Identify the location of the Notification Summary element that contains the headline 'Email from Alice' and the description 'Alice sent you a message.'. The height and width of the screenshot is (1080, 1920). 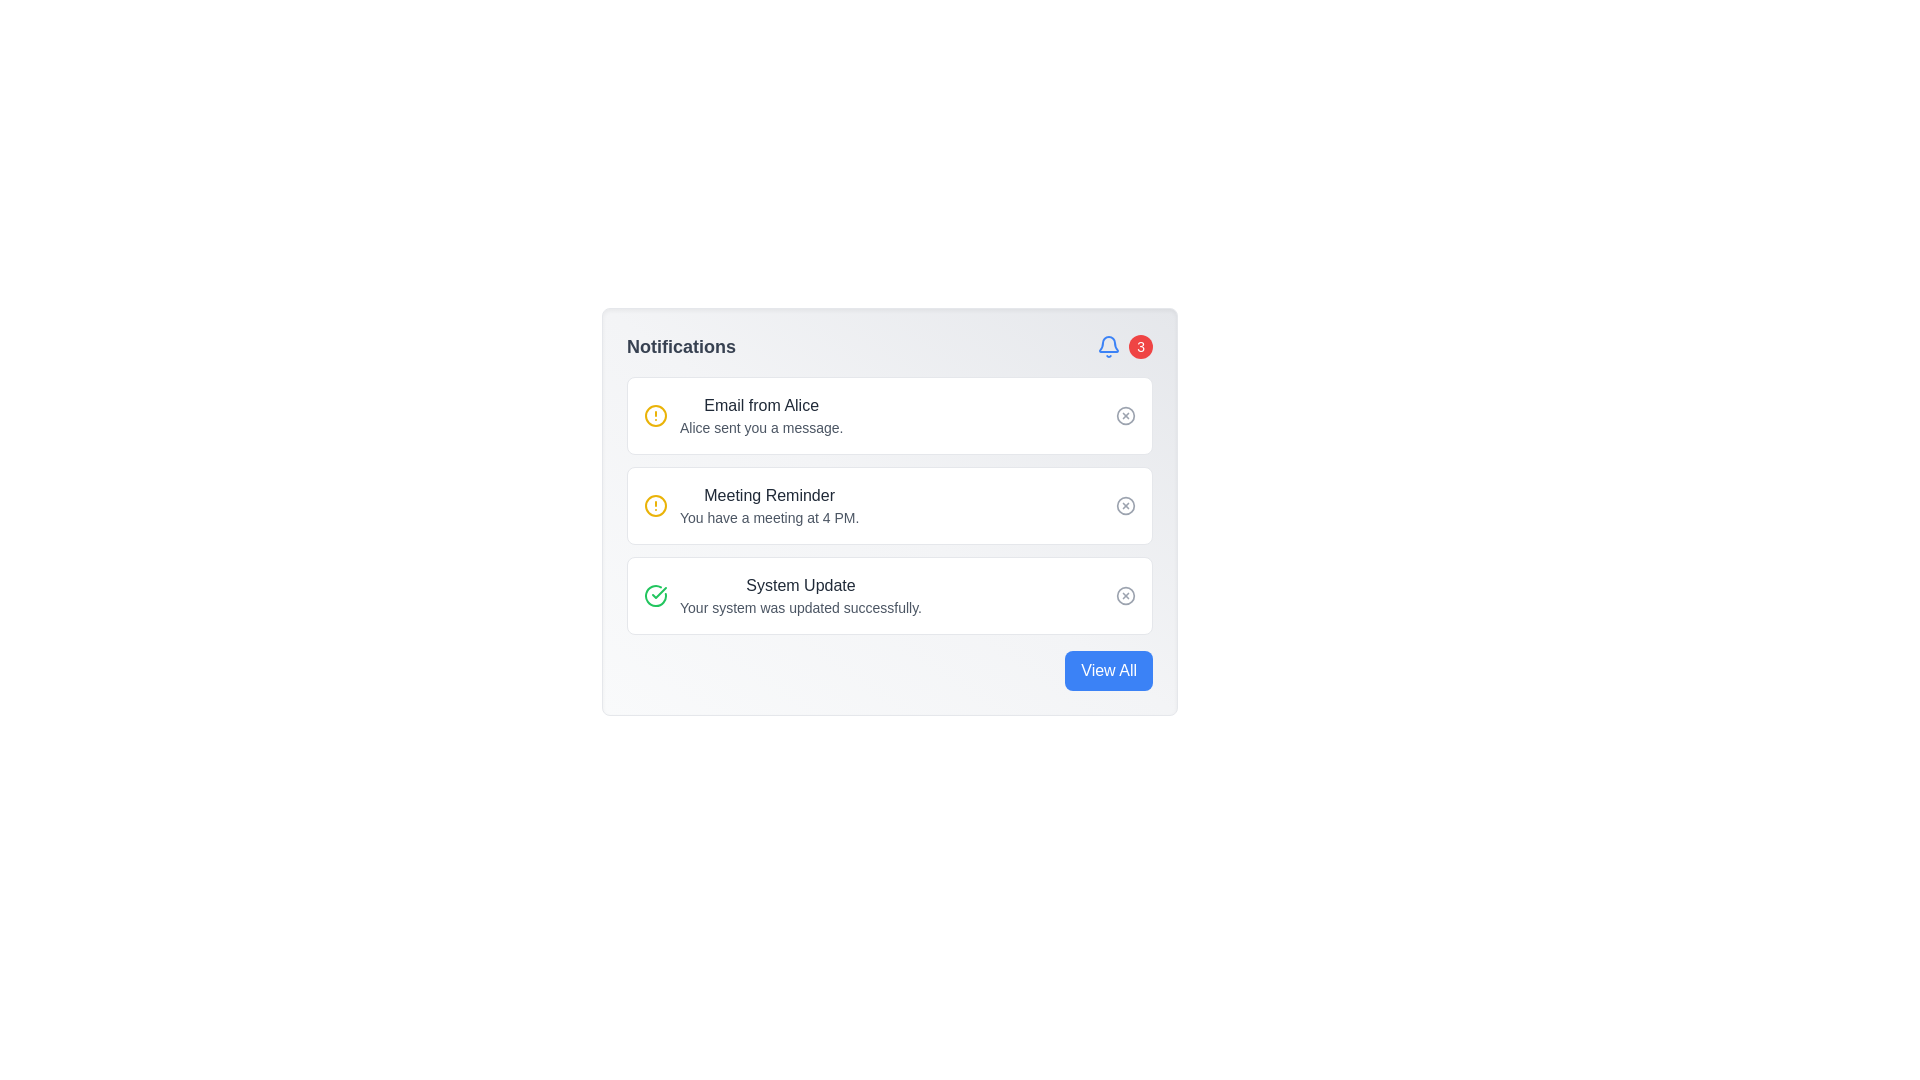
(760, 415).